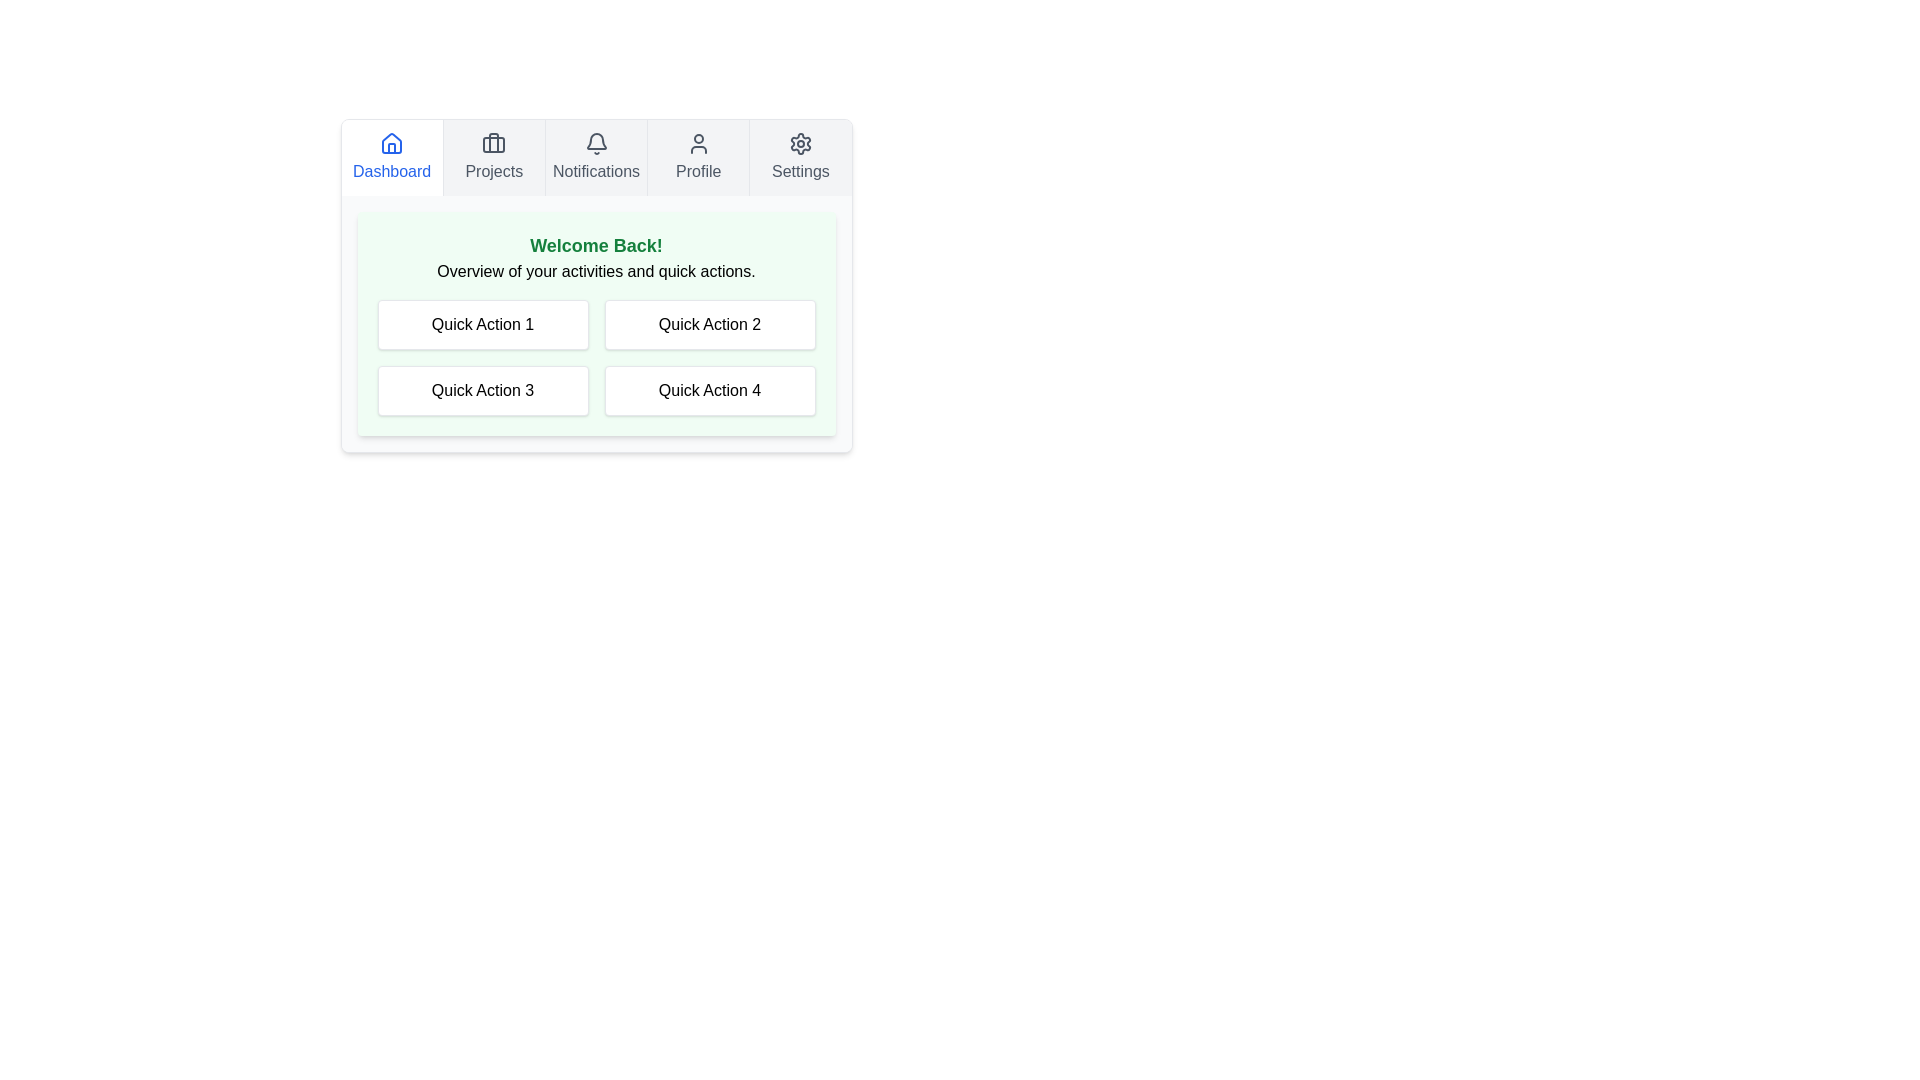 The image size is (1920, 1080). What do you see at coordinates (698, 171) in the screenshot?
I see `text label displaying the word 'Profile', which is located centrally below the user profile icon in the horizontal navigation bar` at bounding box center [698, 171].